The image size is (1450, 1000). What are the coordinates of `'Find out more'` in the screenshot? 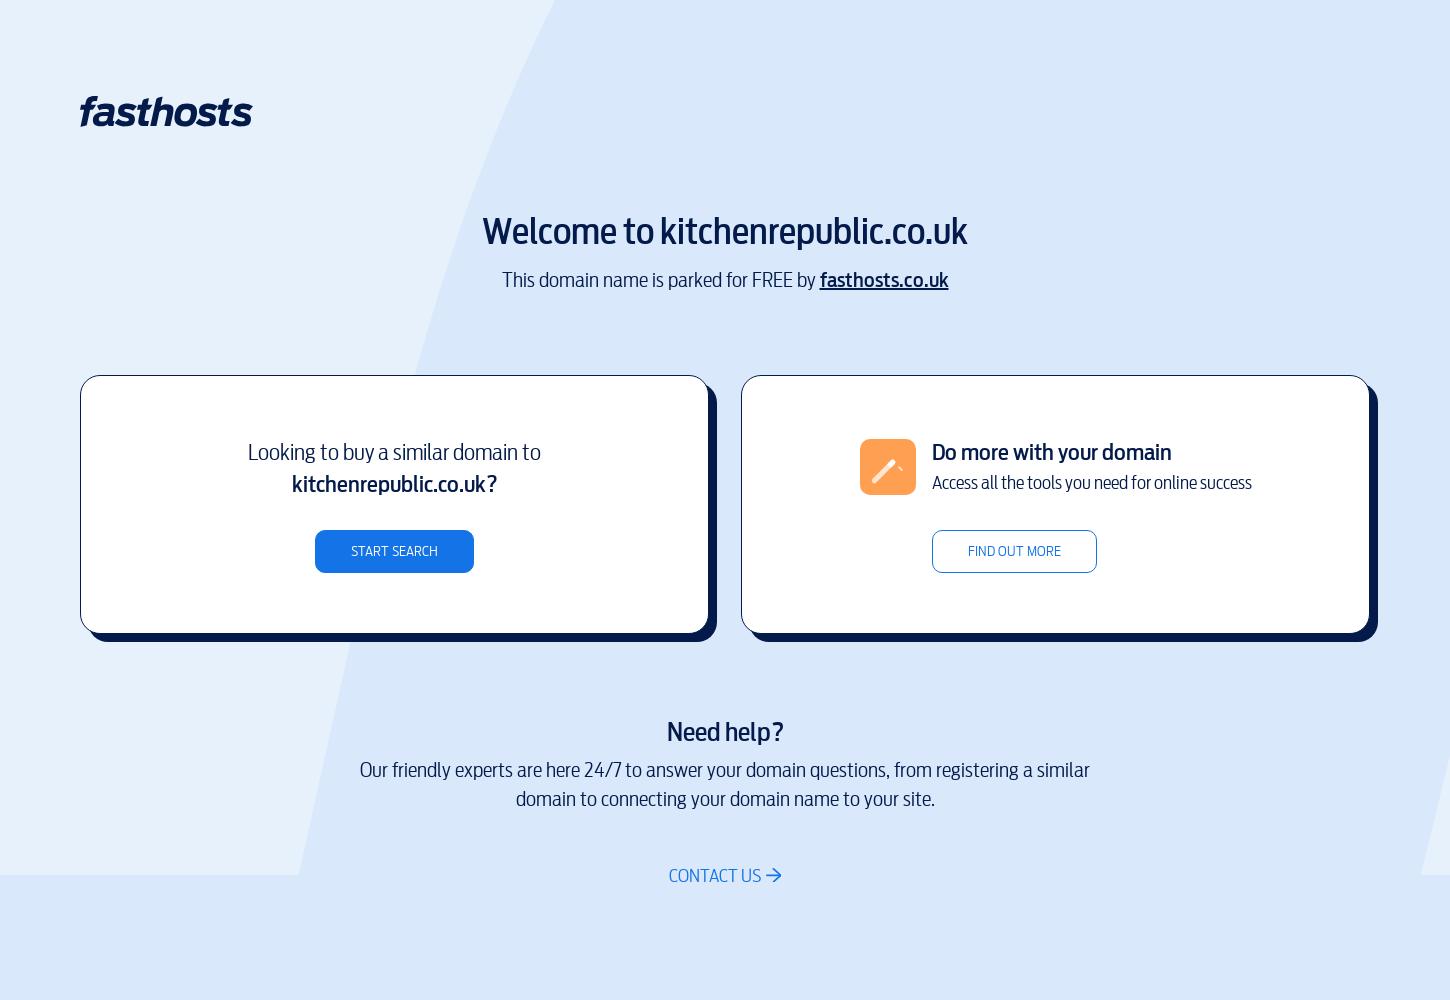 It's located at (1013, 550).